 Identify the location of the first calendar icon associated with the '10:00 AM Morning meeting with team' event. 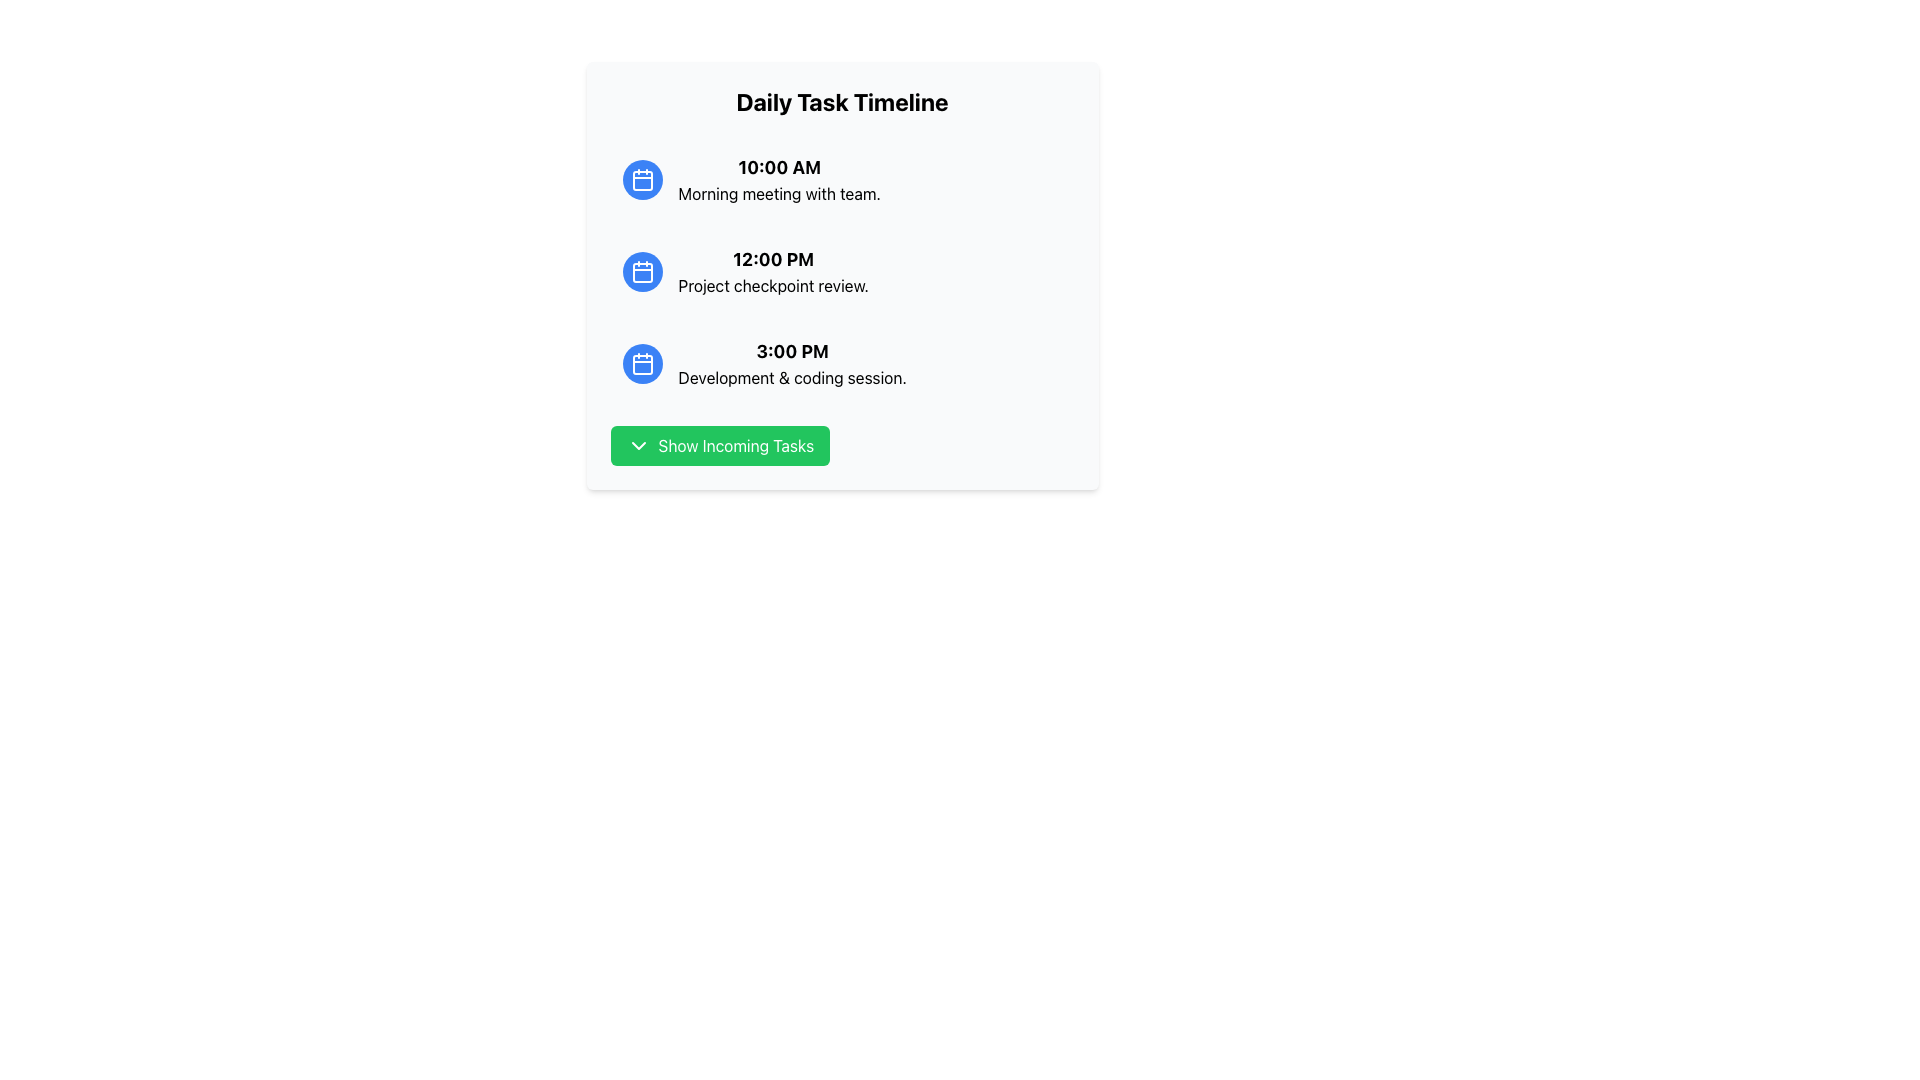
(642, 180).